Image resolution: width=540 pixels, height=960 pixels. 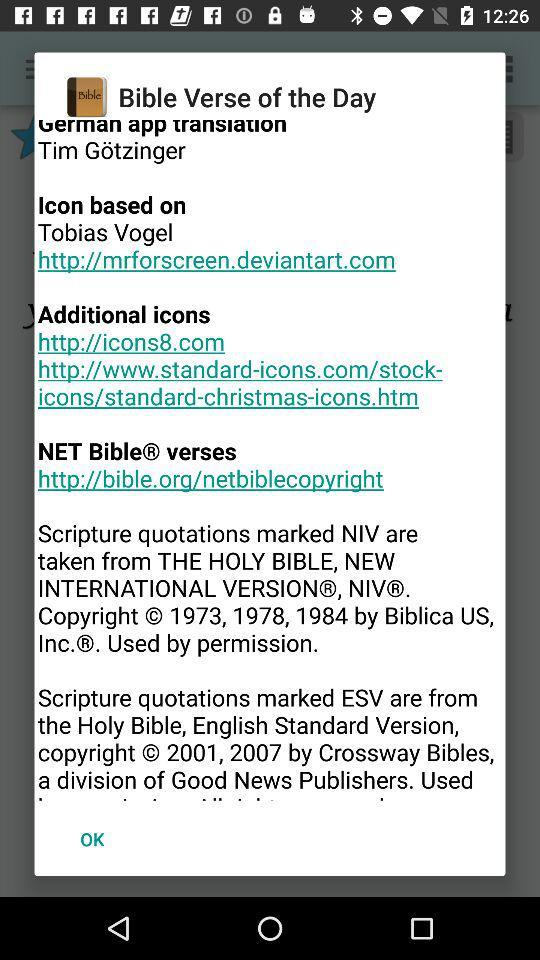 I want to click on icon at the center, so click(x=270, y=460).